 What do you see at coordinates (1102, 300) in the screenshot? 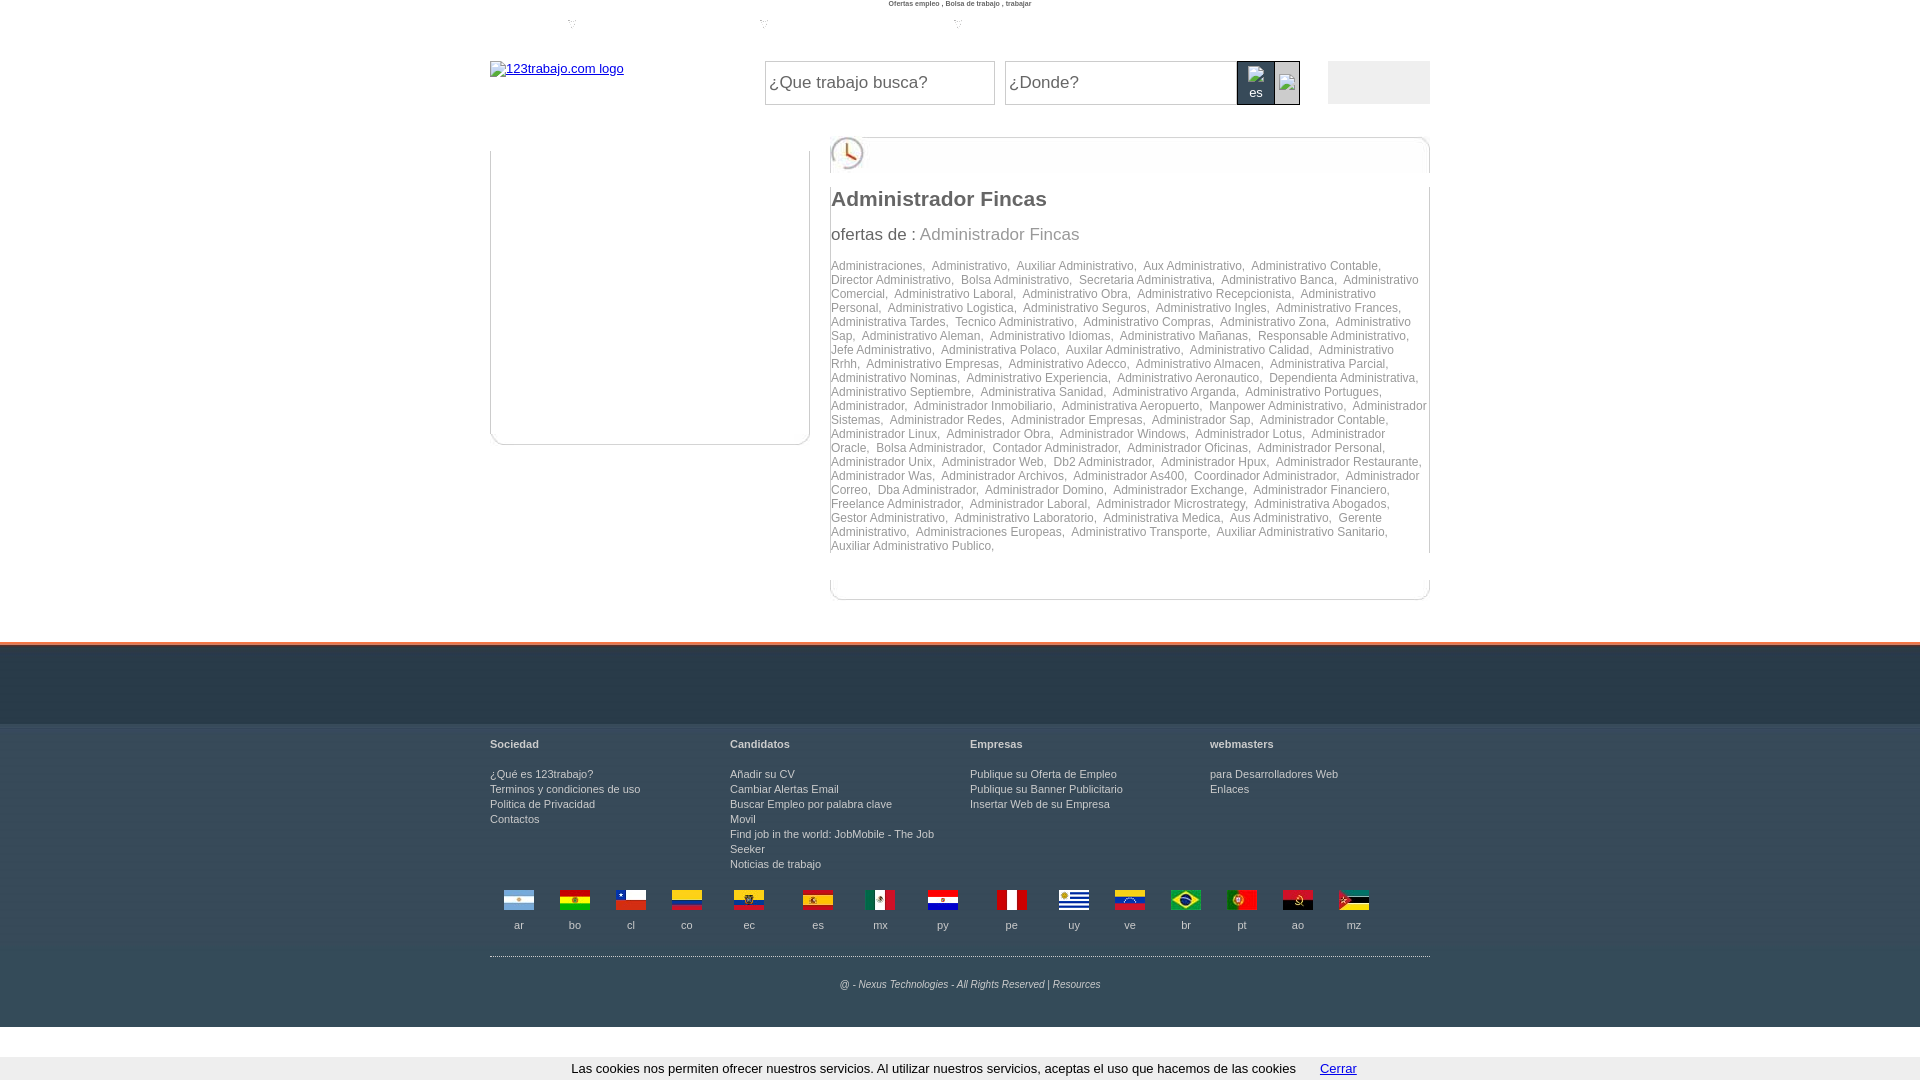
I see `'Administrativo Personal, '` at bounding box center [1102, 300].